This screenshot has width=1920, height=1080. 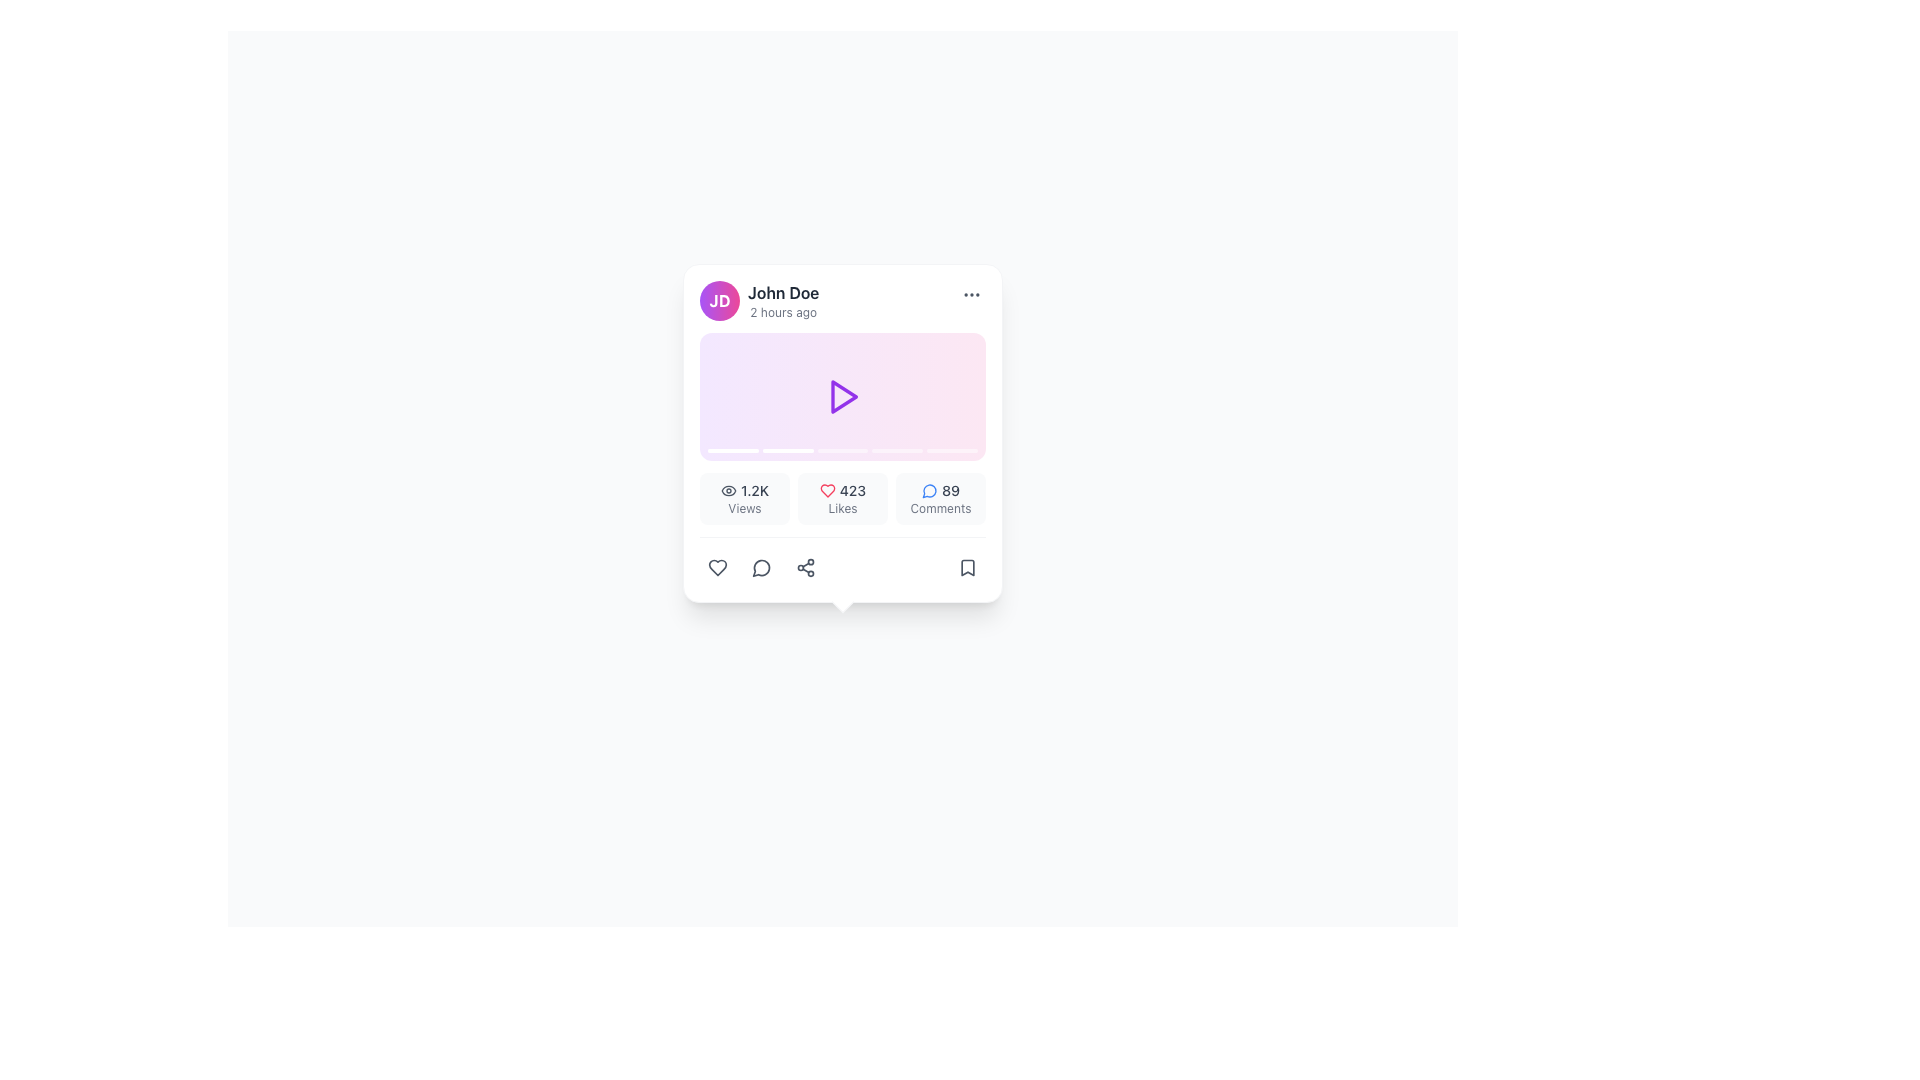 I want to click on the leftmost progress indicator segment, which is a horizontal bar with rounded ends and a white, semi-transparent fill, located at the bottom of a card-like component, so click(x=732, y=451).